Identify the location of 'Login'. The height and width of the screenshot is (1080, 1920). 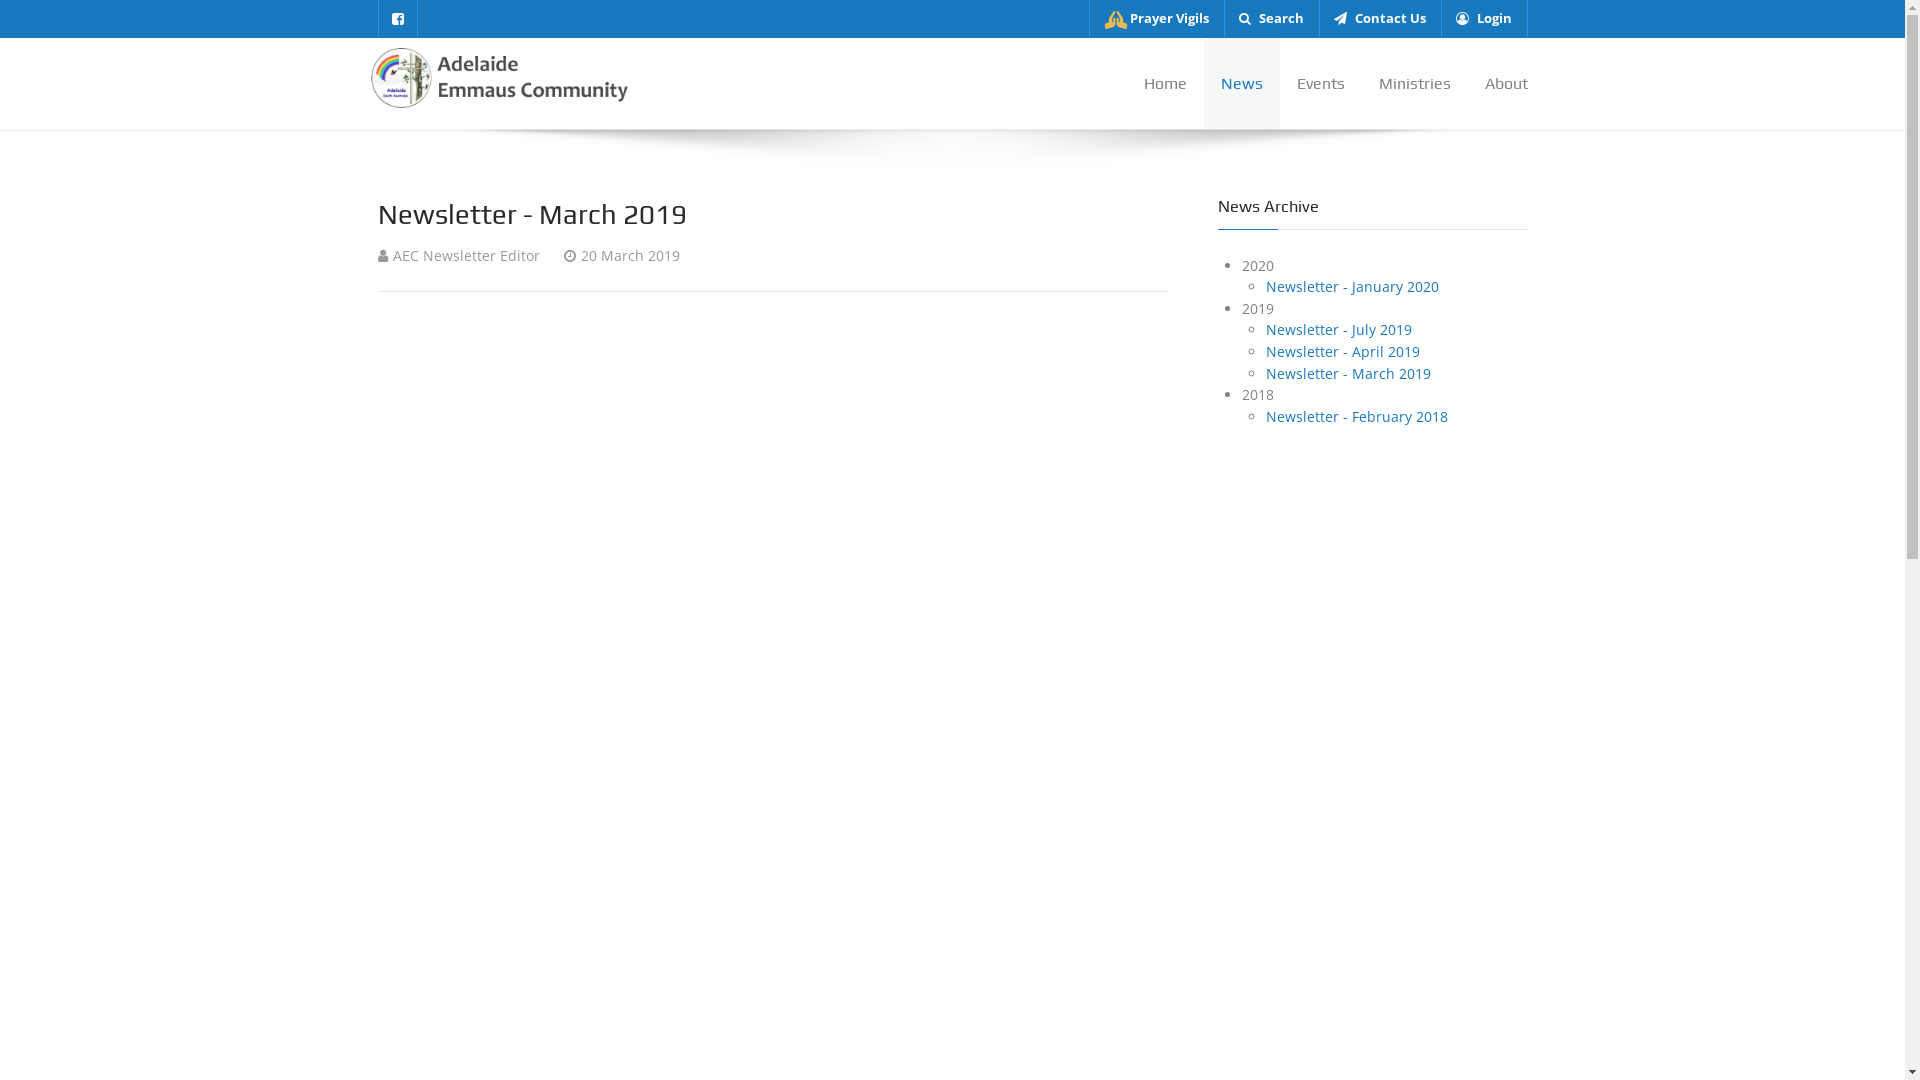
(1483, 19).